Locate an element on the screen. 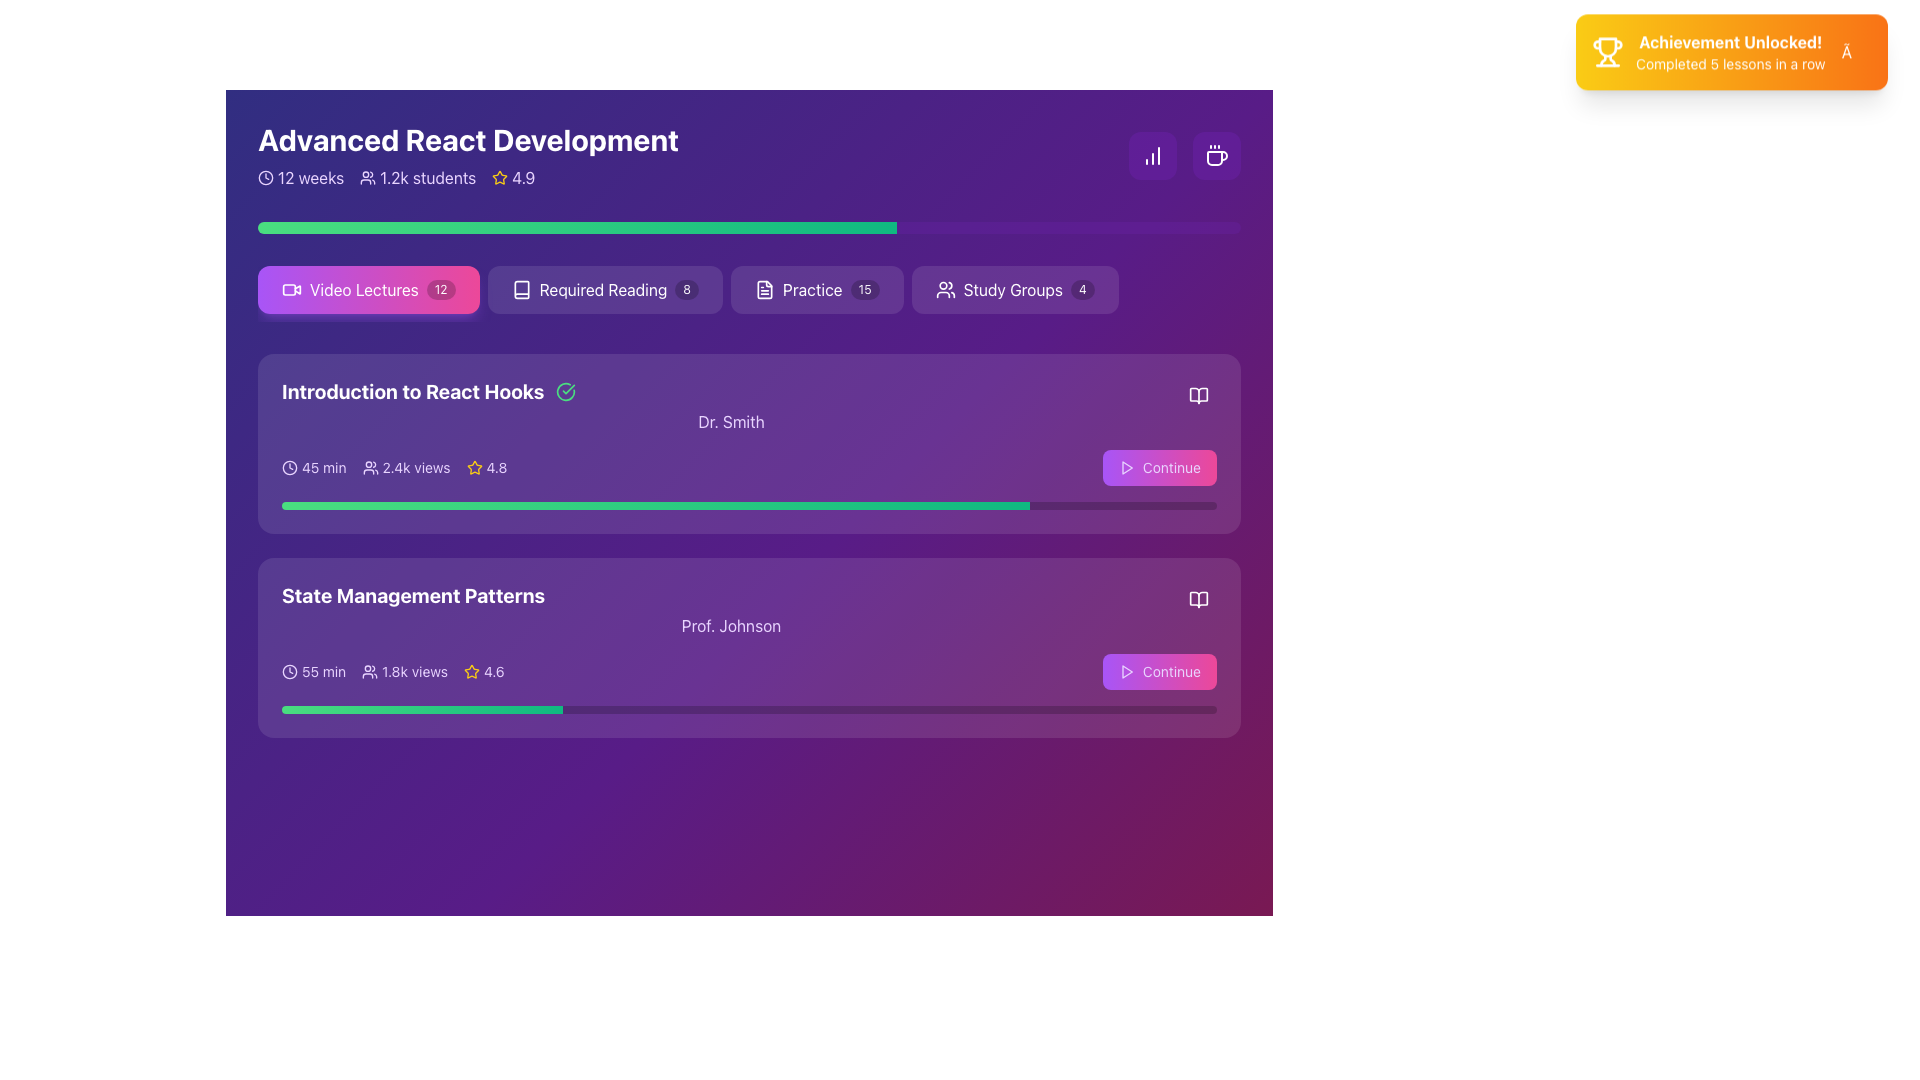 This screenshot has height=1080, width=1920. the heading text element labeled 'State Management Patterns', which is displayed in bold over a purple background, located in the lower content card beneath 'Introduction to React Hooks' is located at coordinates (412, 595).